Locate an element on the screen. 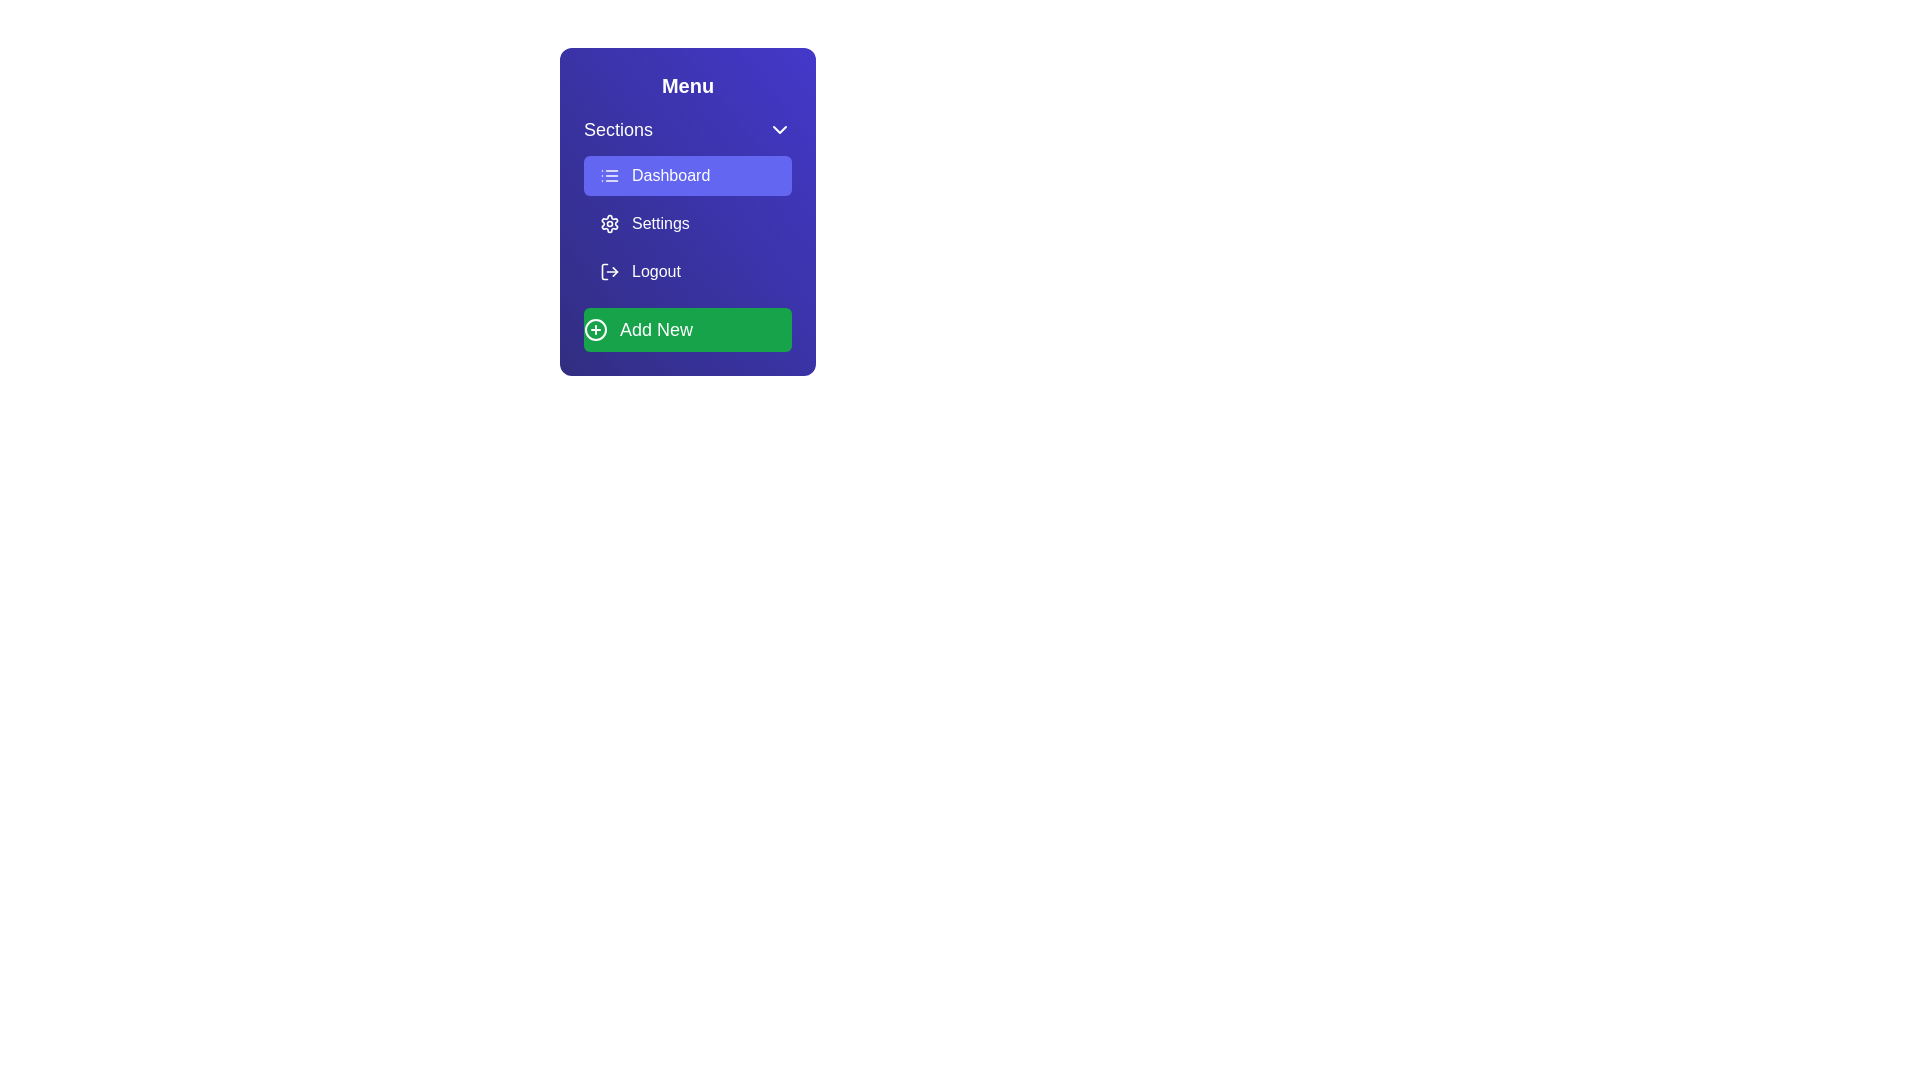 This screenshot has height=1080, width=1920. the text element Menu for reading or copying is located at coordinates (687, 84).